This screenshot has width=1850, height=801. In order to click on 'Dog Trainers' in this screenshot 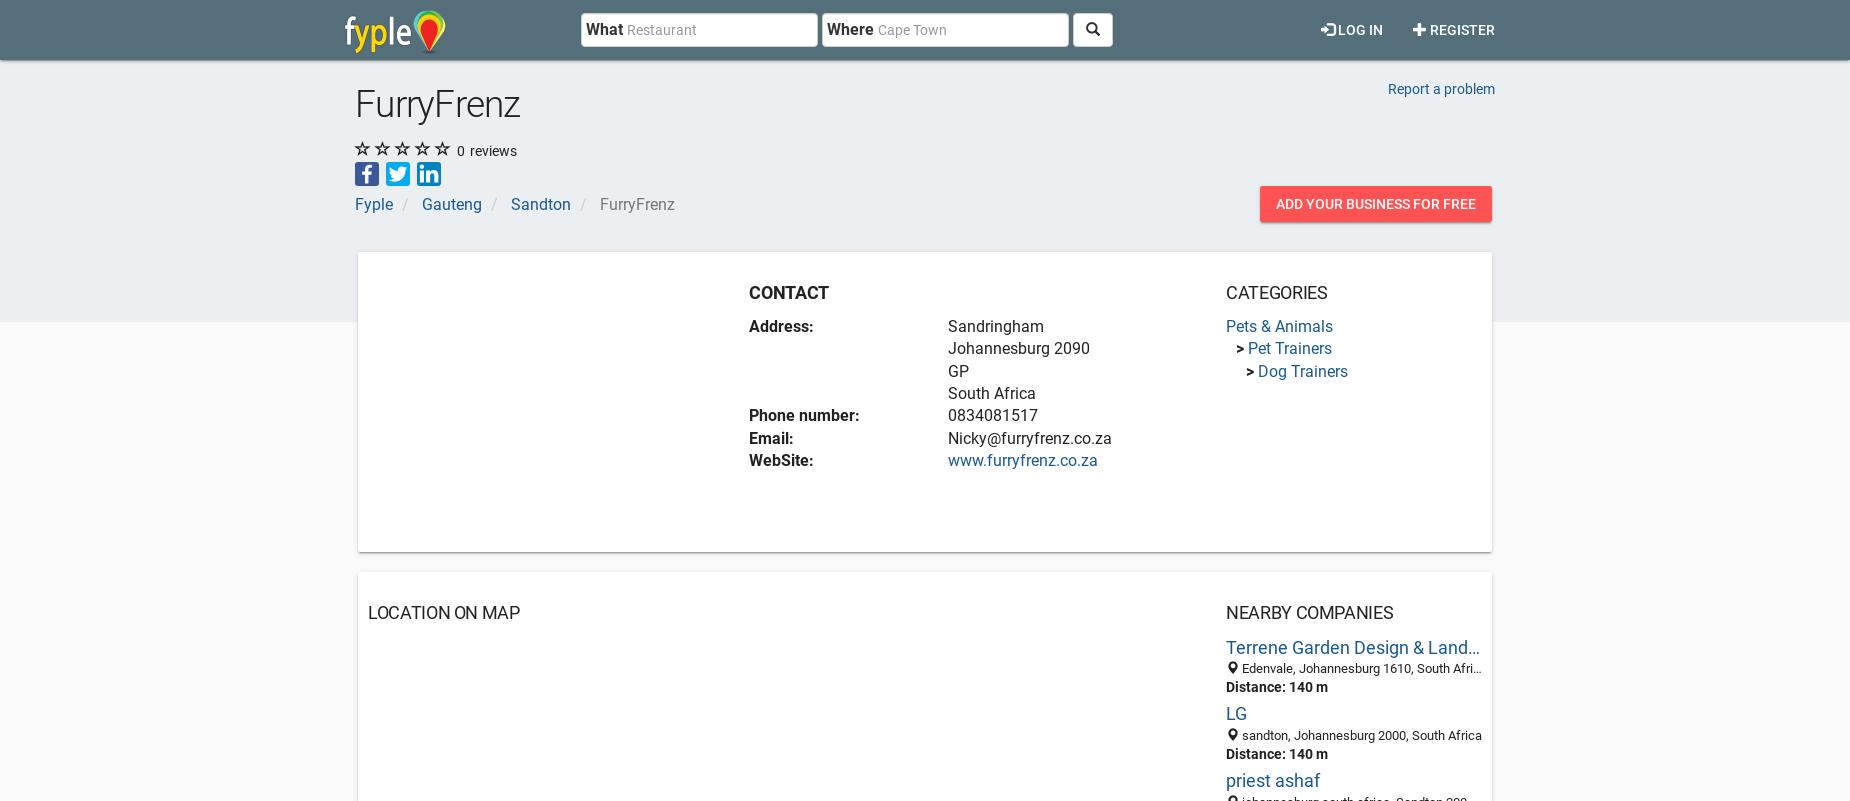, I will do `click(1301, 370)`.